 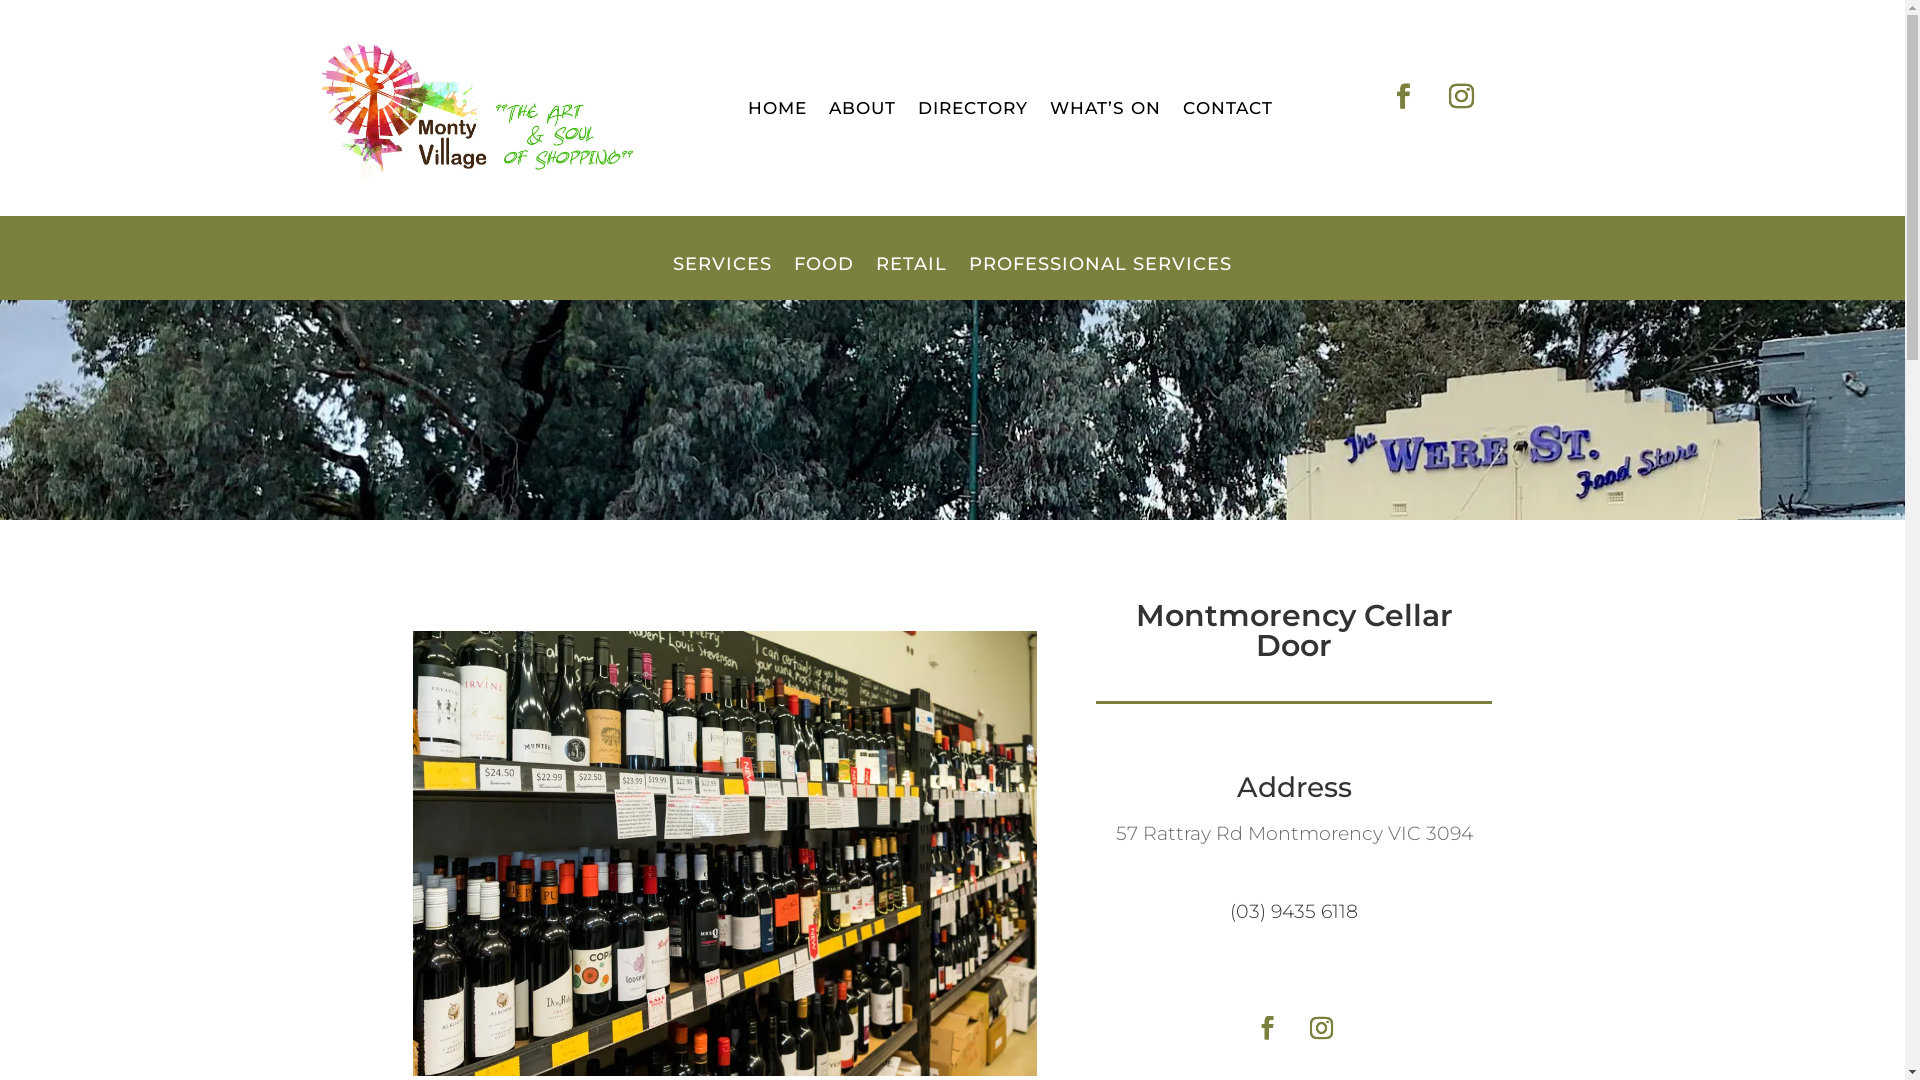 What do you see at coordinates (1242, 1028) in the screenshot?
I see `'Follow on Facebook'` at bounding box center [1242, 1028].